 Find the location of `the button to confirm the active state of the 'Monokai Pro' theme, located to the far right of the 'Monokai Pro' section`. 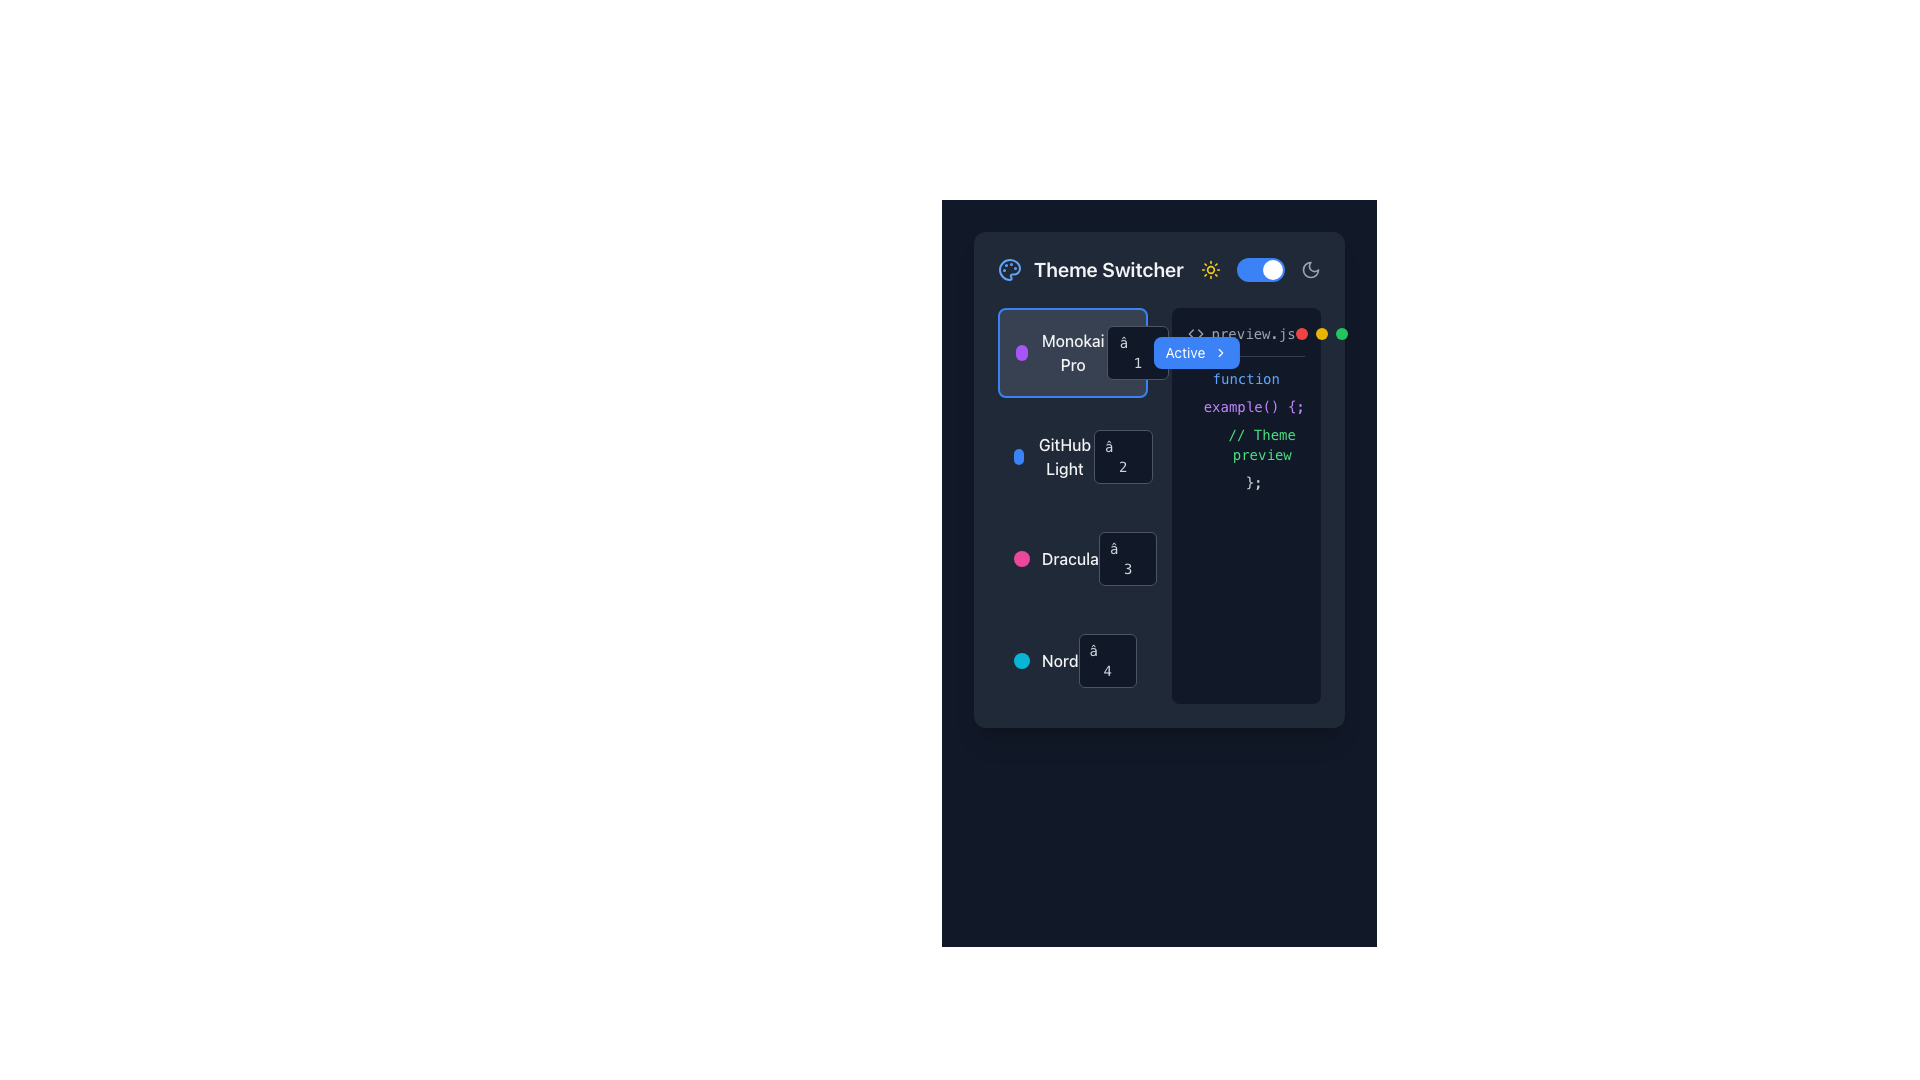

the button to confirm the active state of the 'Monokai Pro' theme, located to the far right of the 'Monokai Pro' section is located at coordinates (1196, 352).